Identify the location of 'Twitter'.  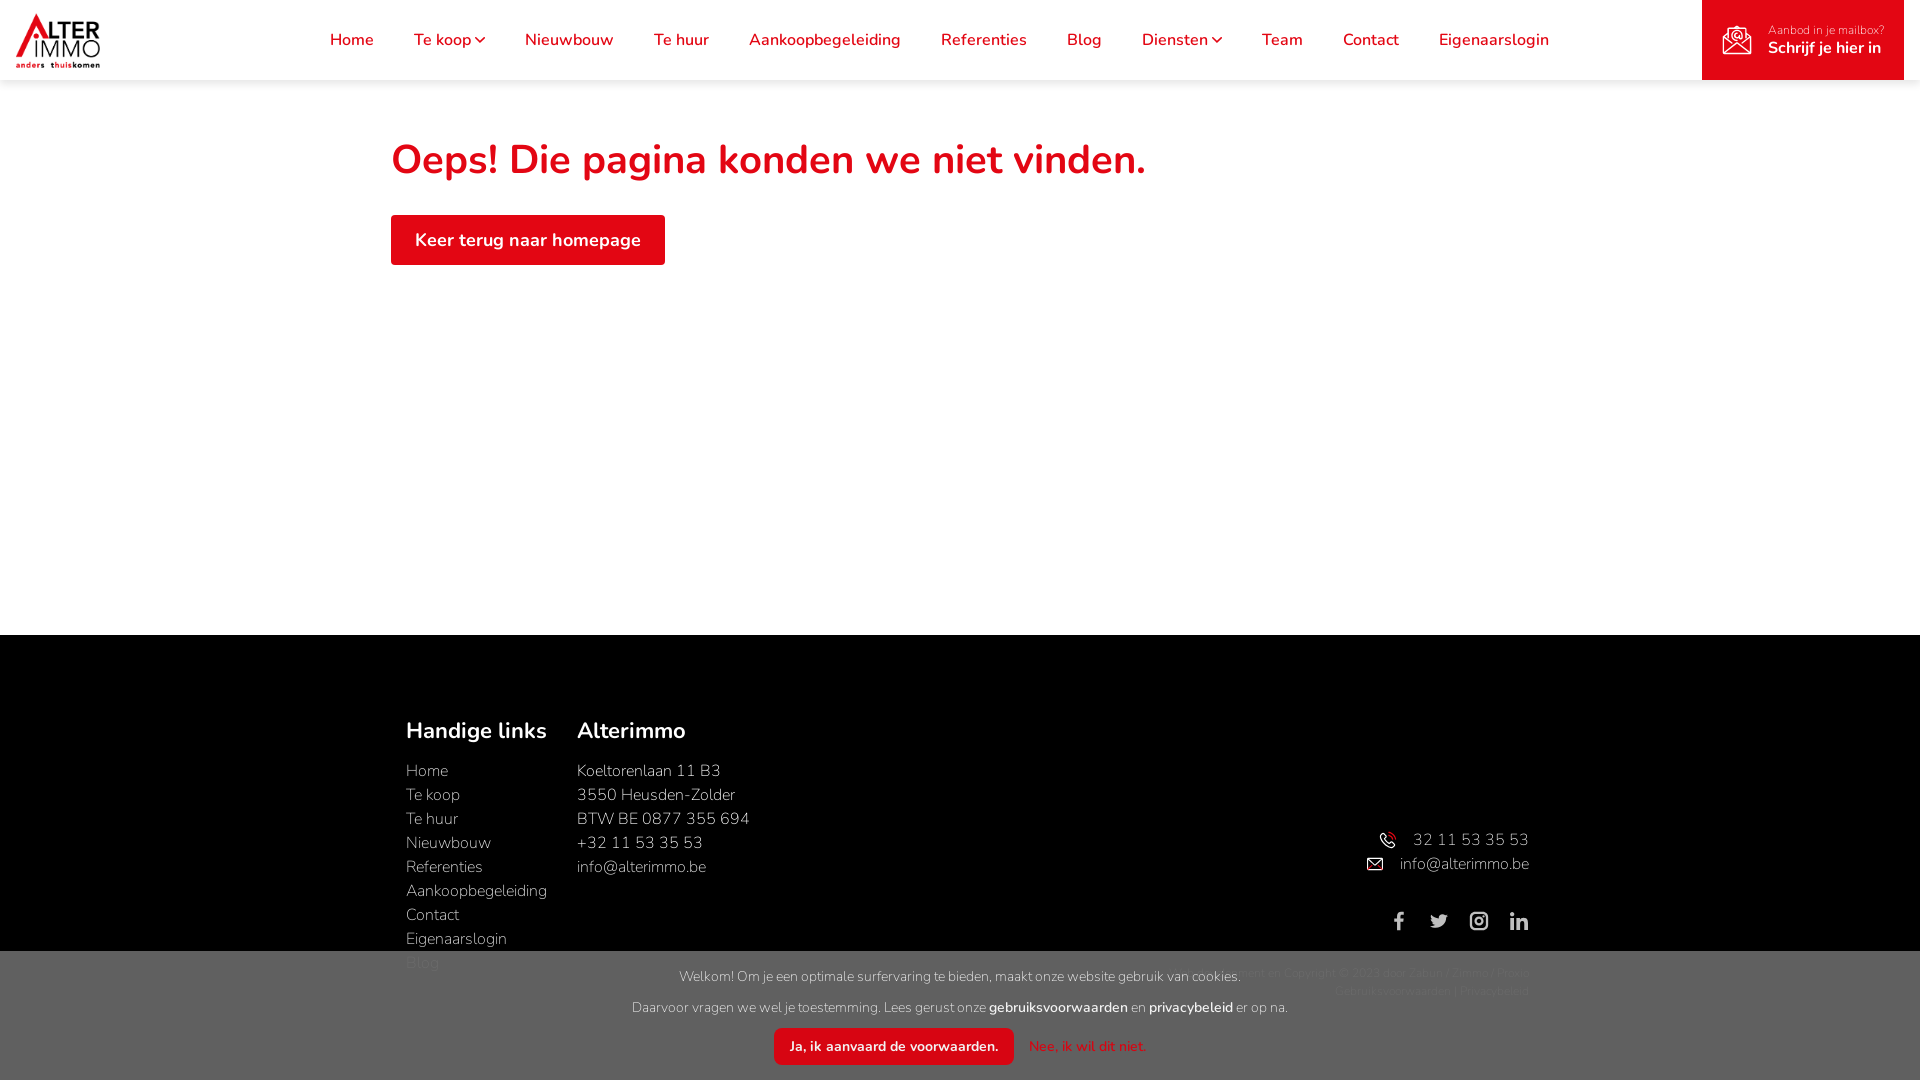
(1446, 920).